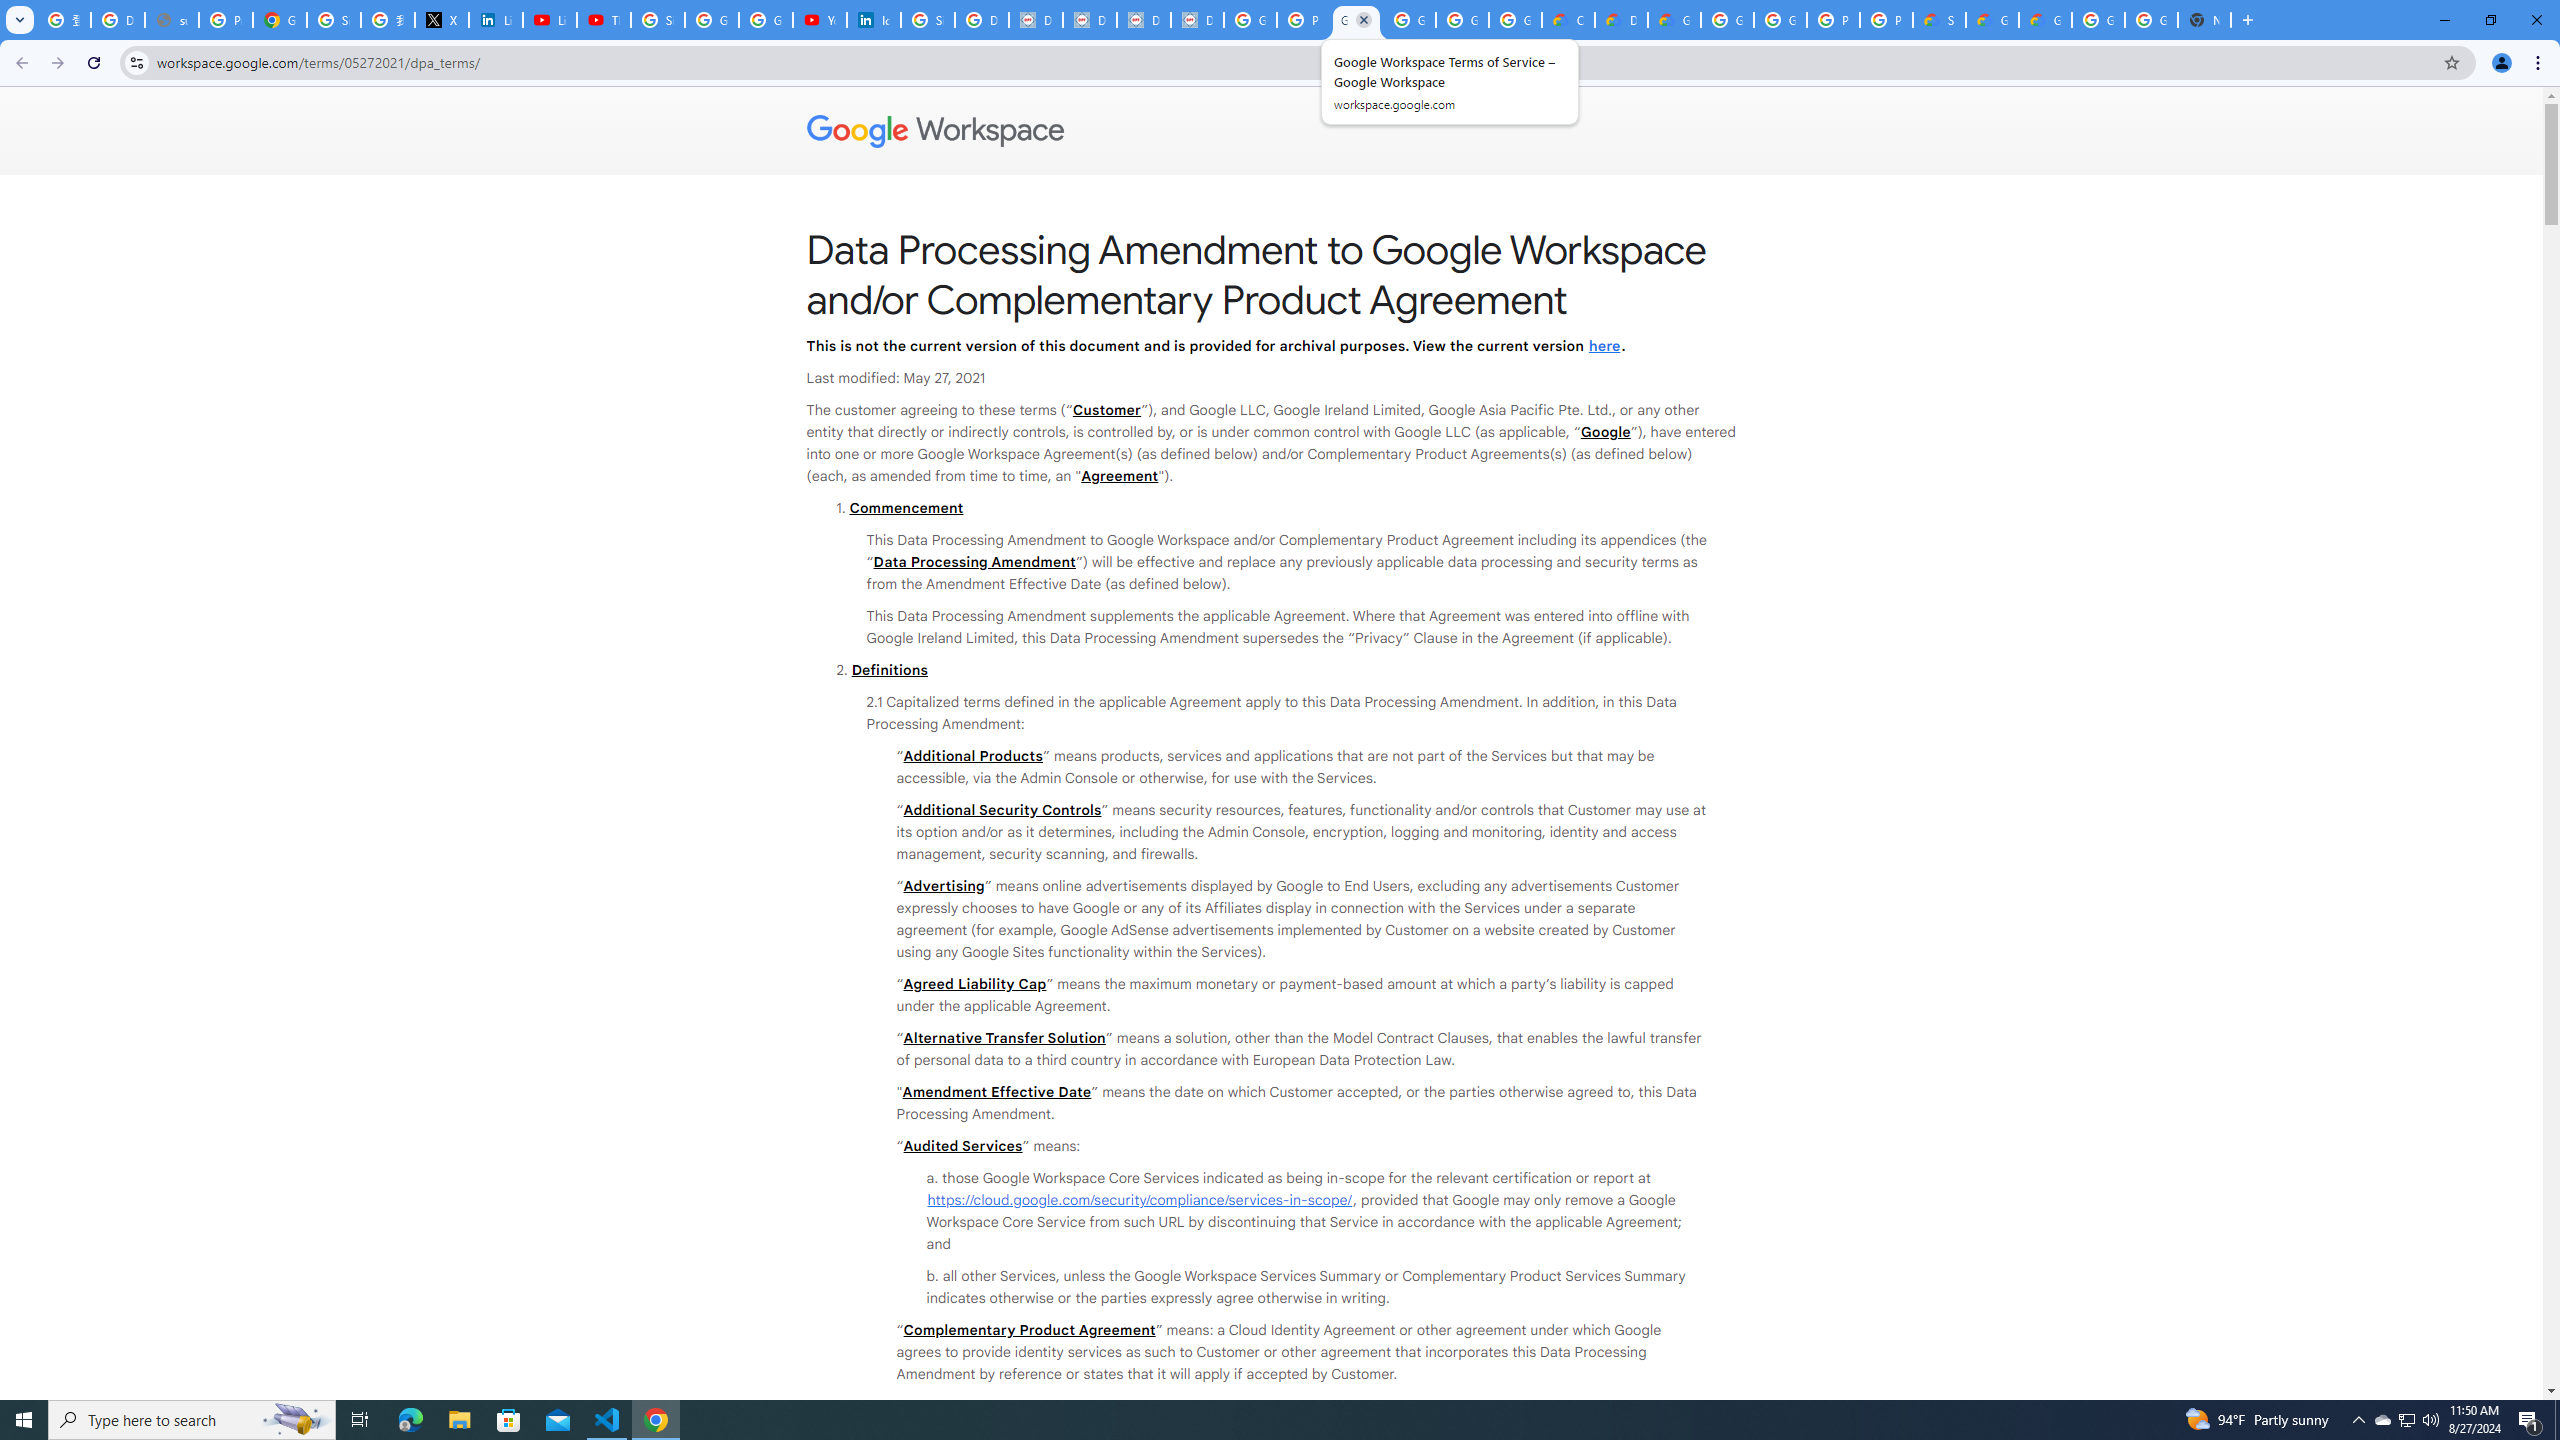  What do you see at coordinates (1728, 19) in the screenshot?
I see `'Google Cloud Platform'` at bounding box center [1728, 19].